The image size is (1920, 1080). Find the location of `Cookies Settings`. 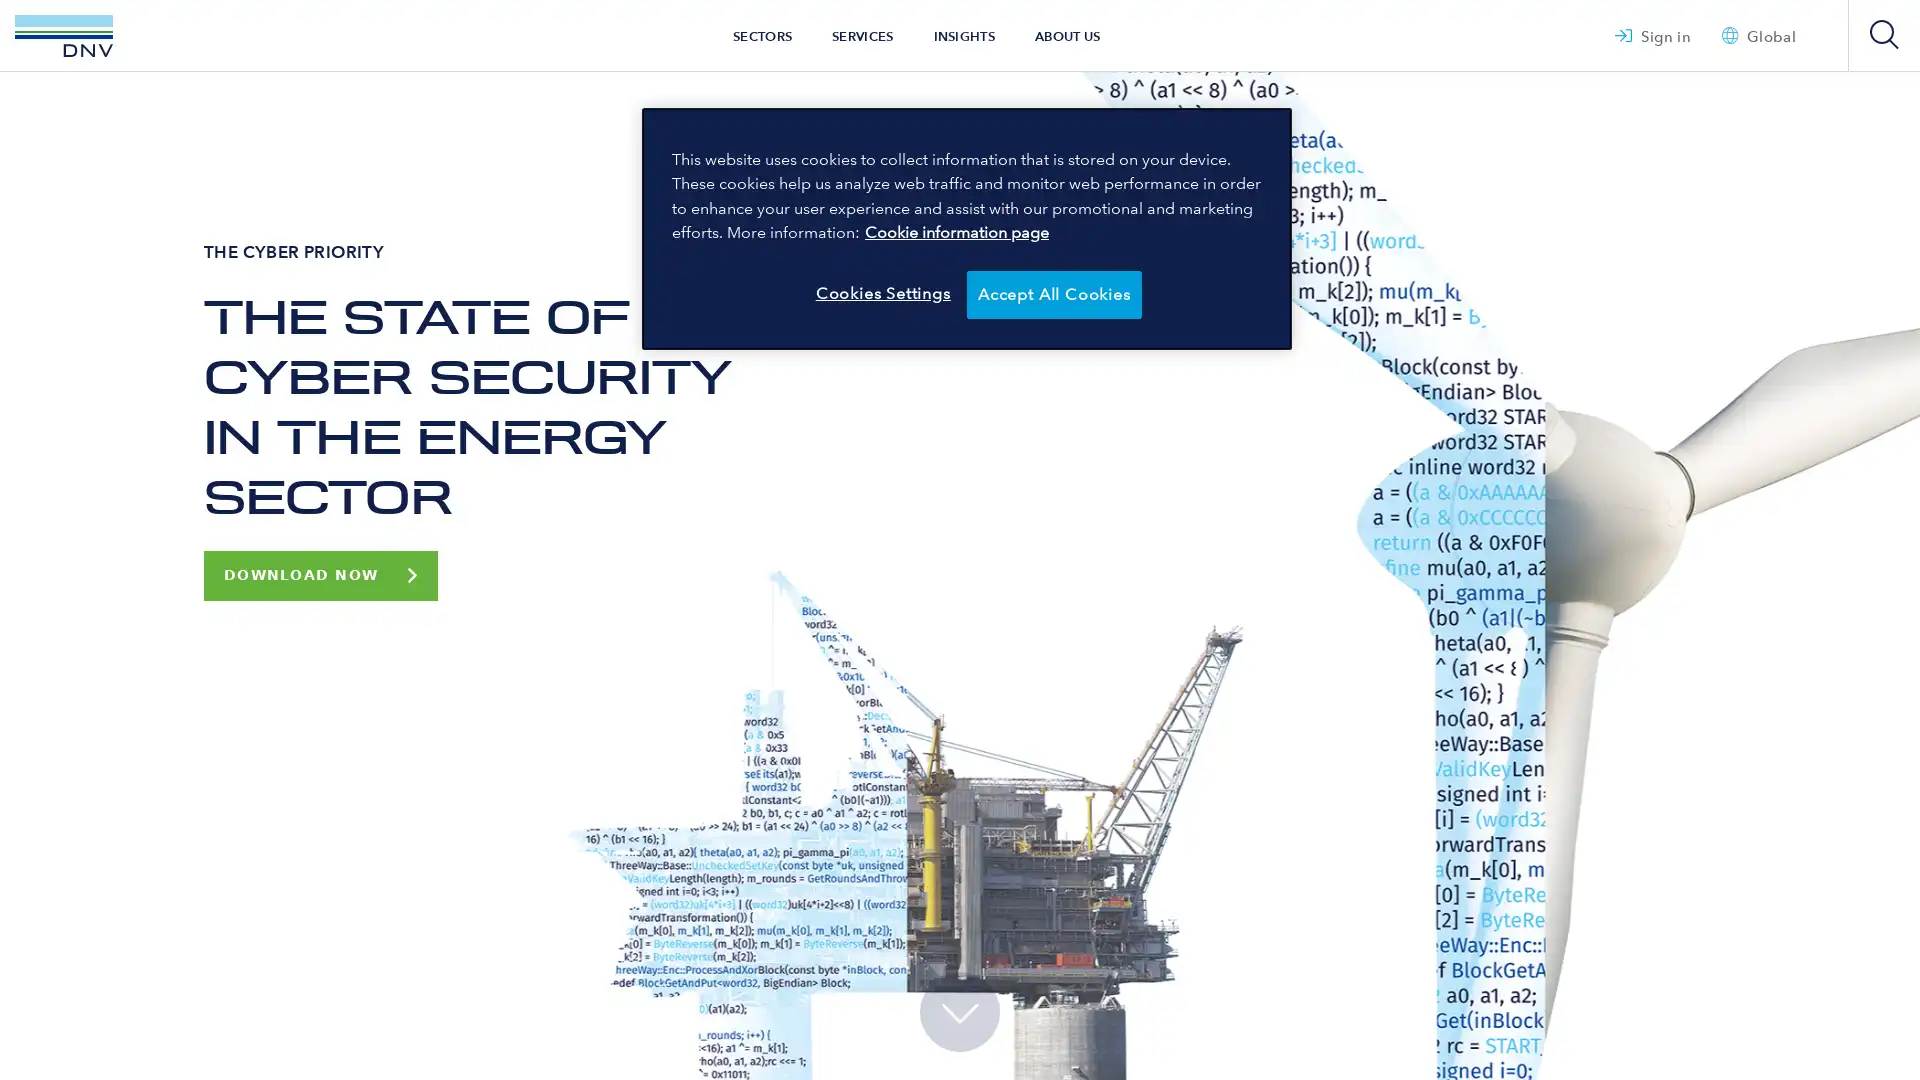

Cookies Settings is located at coordinates (881, 293).